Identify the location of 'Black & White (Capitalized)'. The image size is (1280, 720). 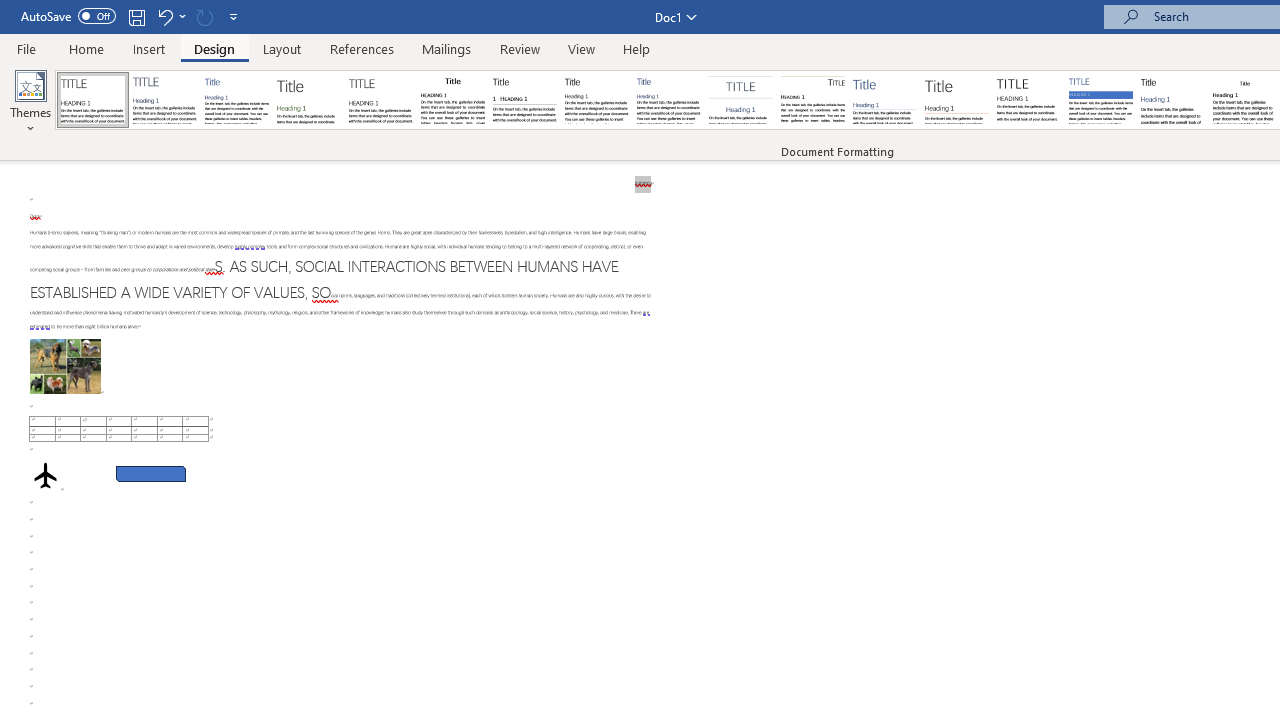
(381, 100).